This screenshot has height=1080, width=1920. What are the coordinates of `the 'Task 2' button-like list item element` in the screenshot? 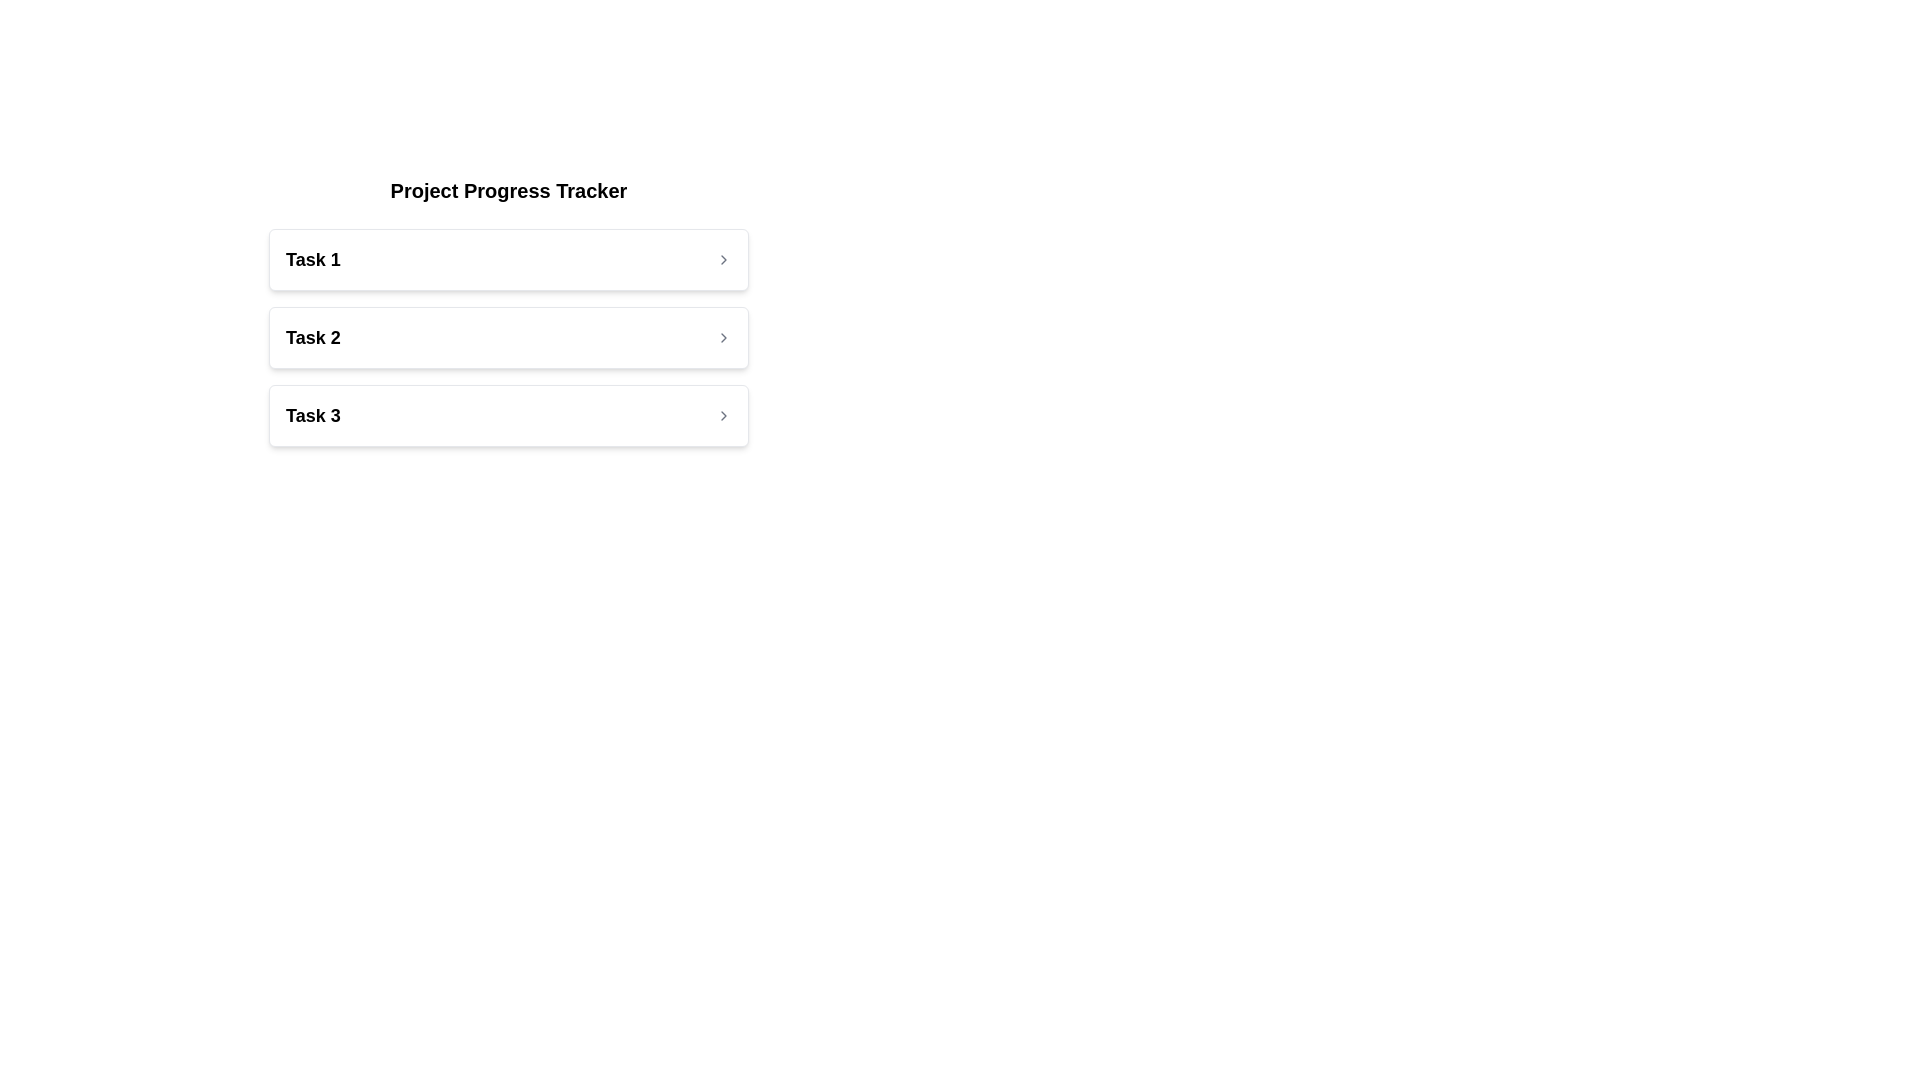 It's located at (508, 337).